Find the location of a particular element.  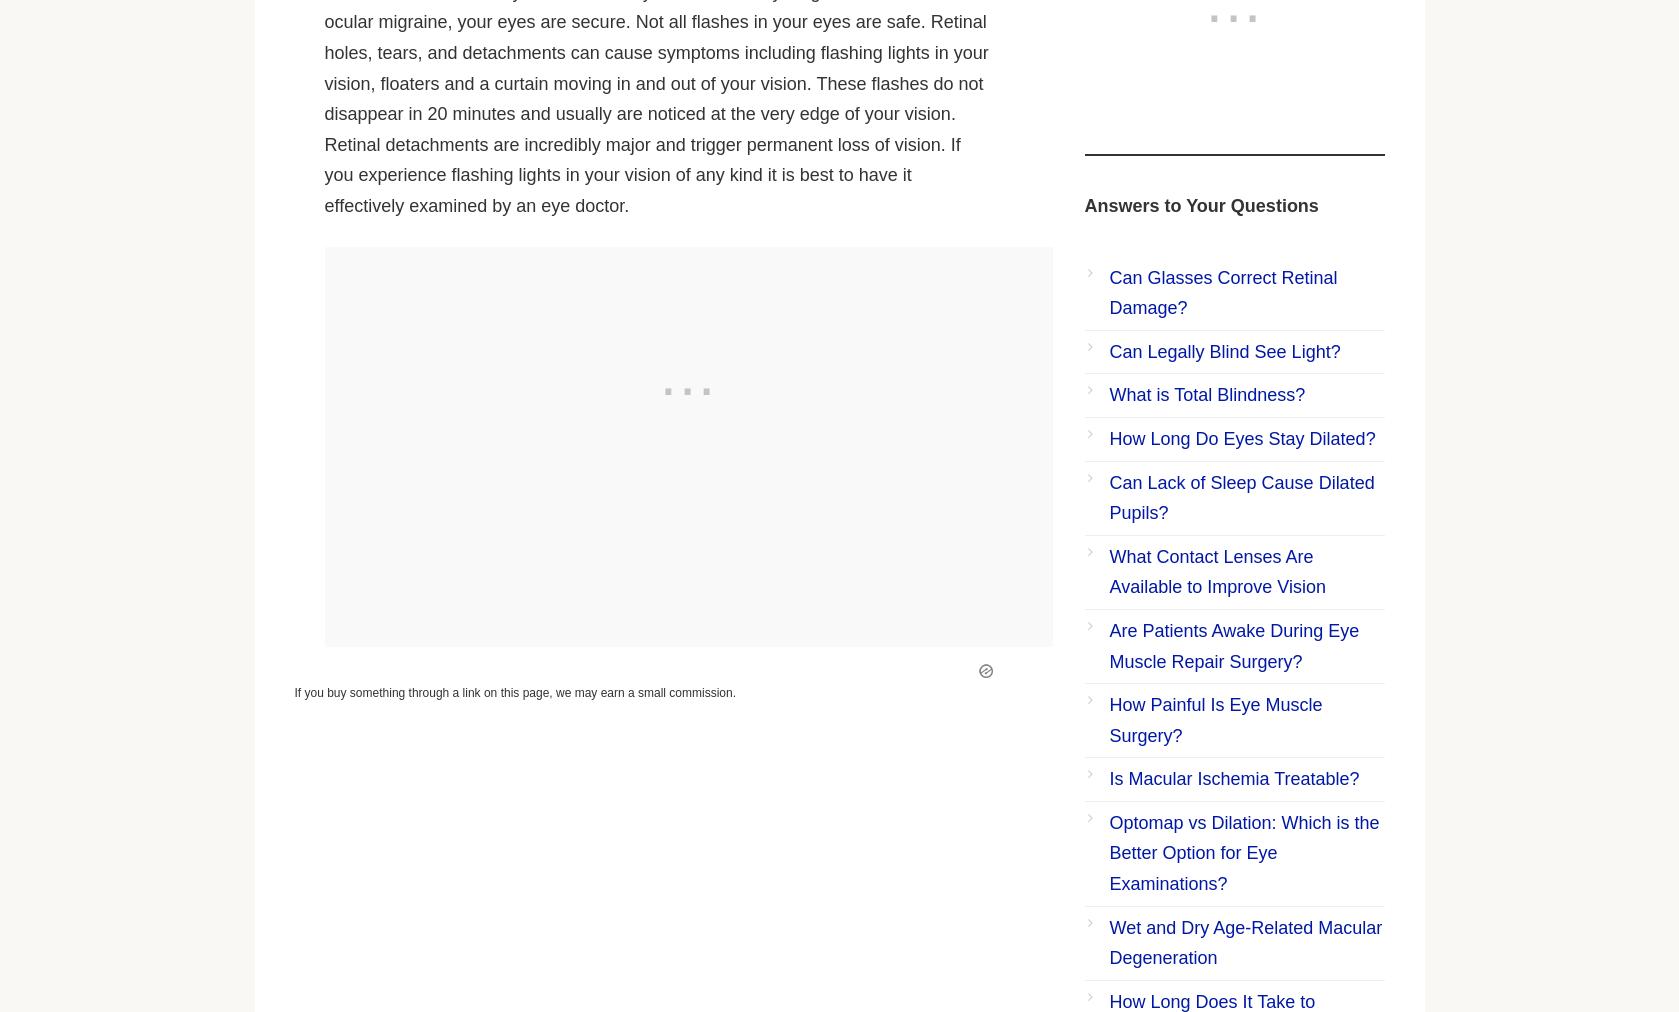

'Is Macular Ischemia Treatable?' is located at coordinates (1107, 778).